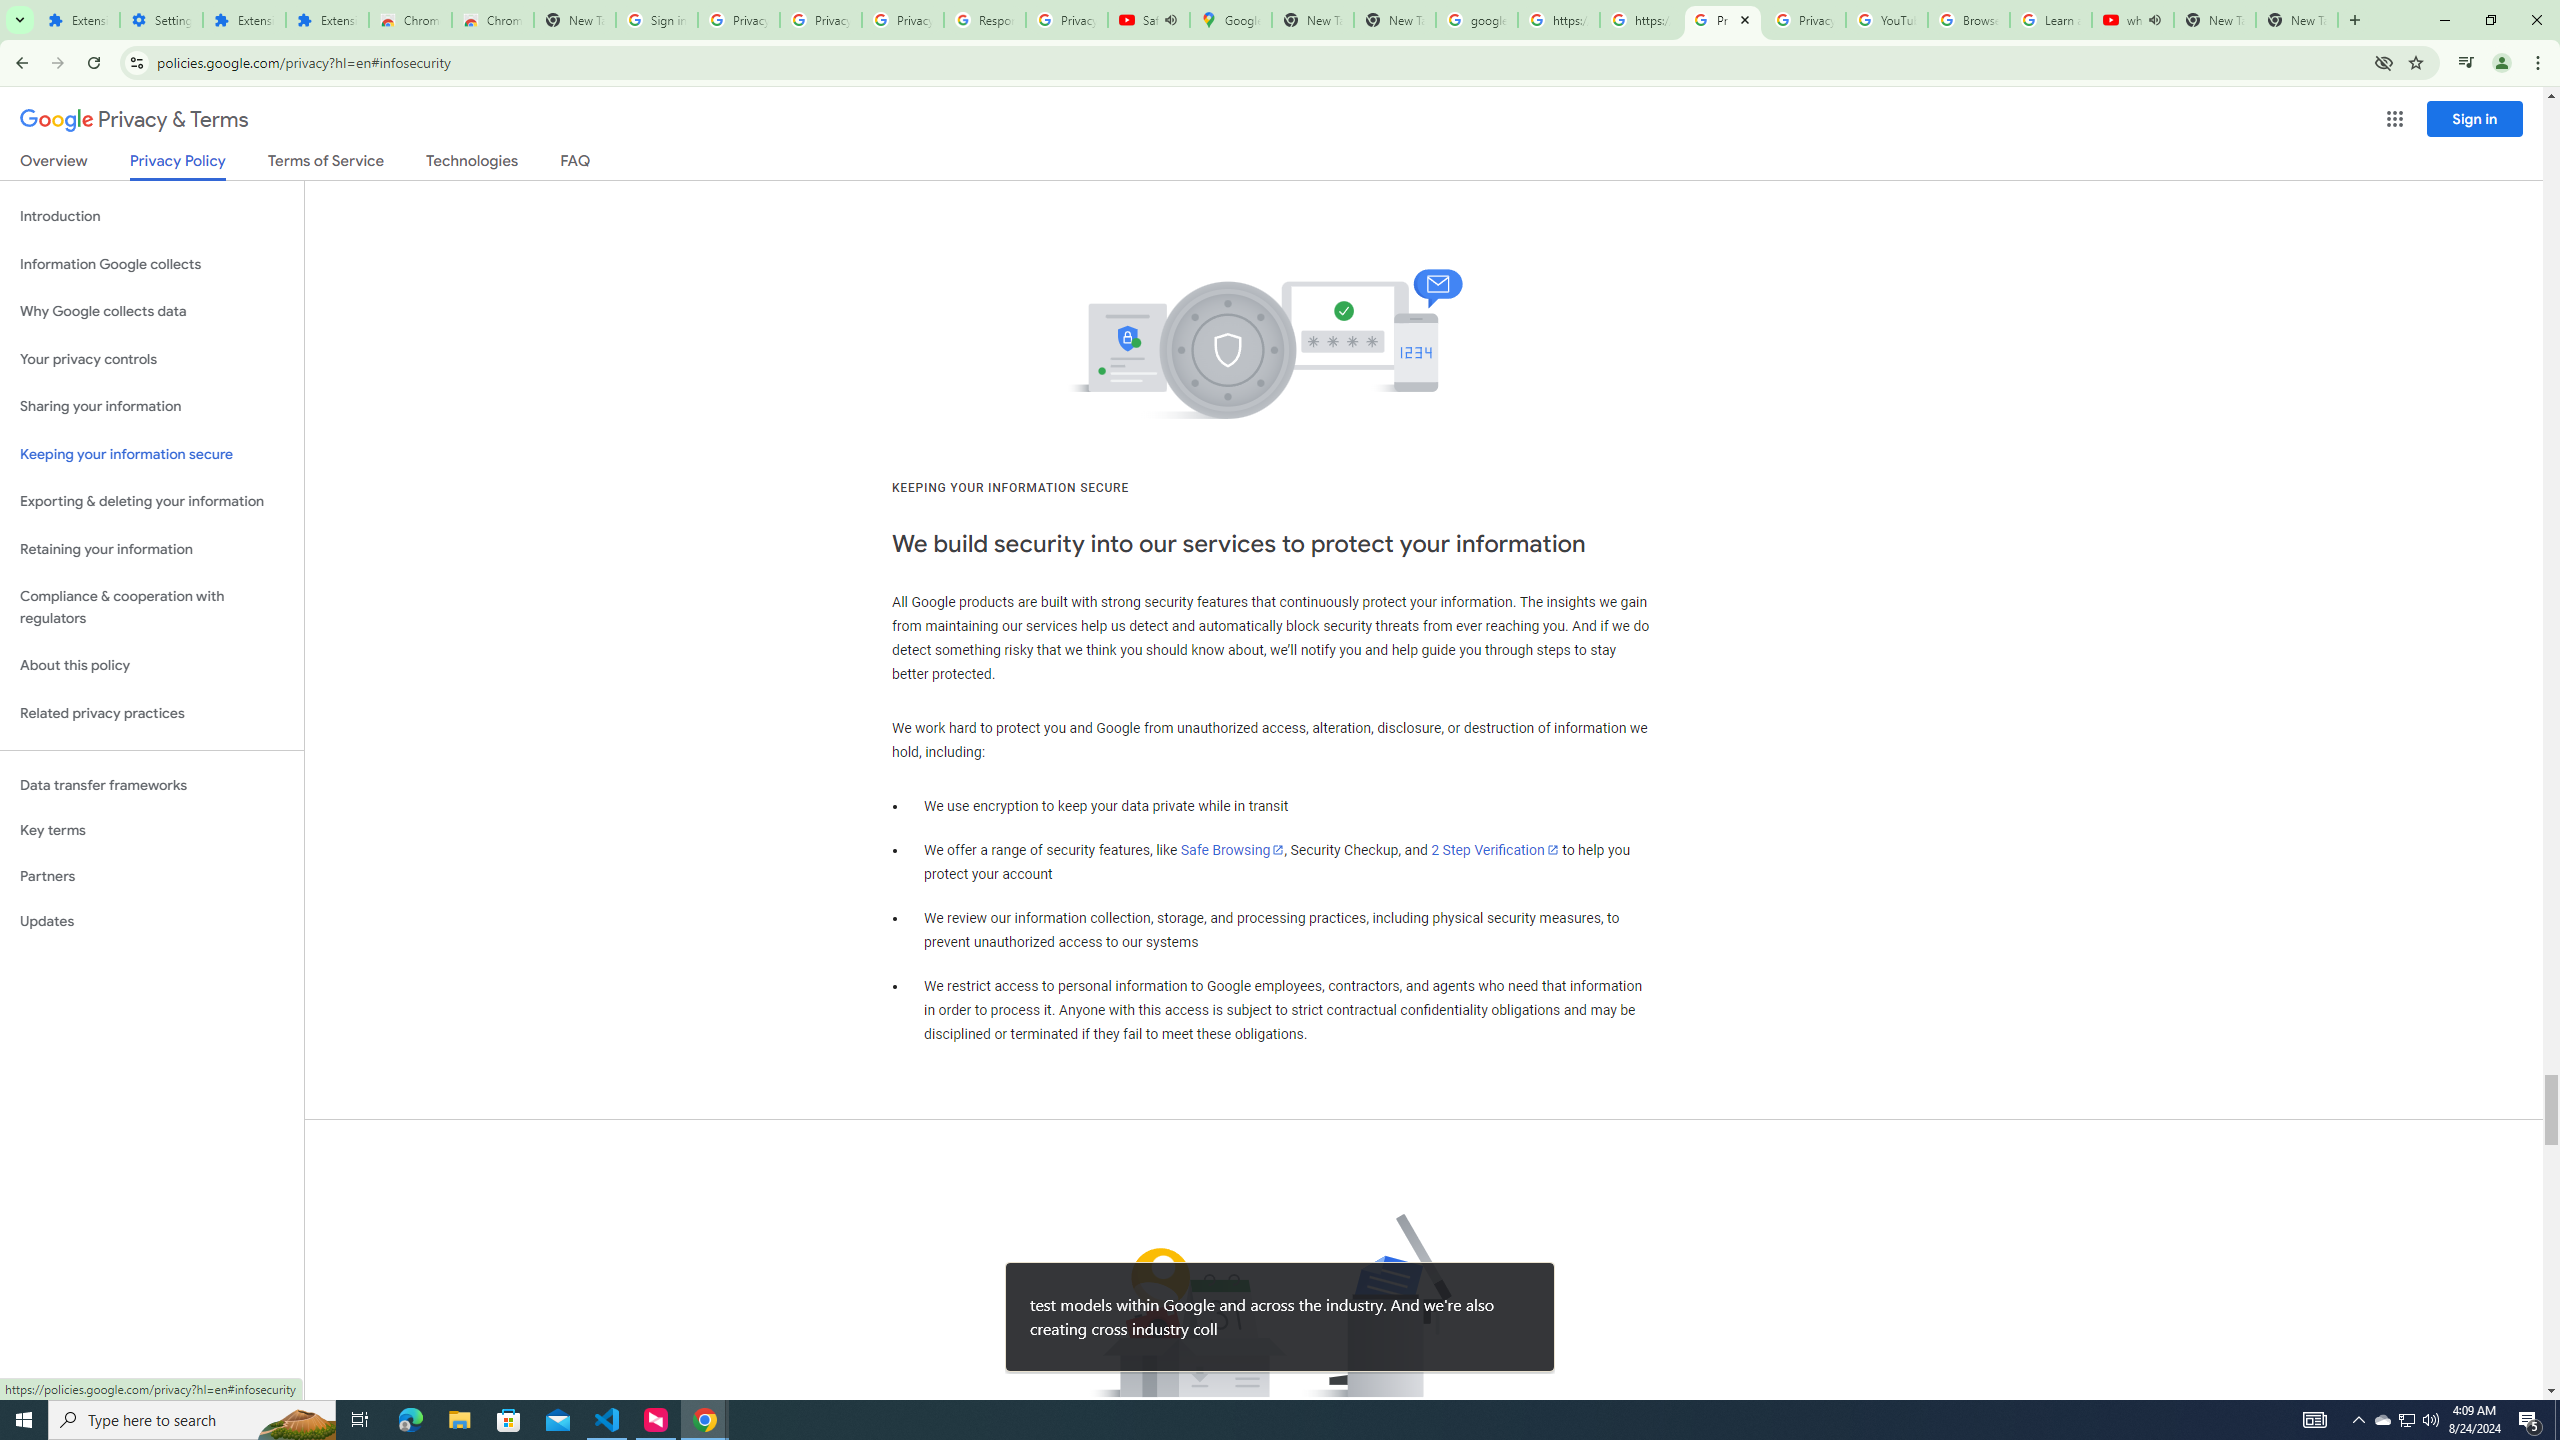 This screenshot has height=1440, width=2560. What do you see at coordinates (151, 785) in the screenshot?
I see `'Data transfer frameworks'` at bounding box center [151, 785].